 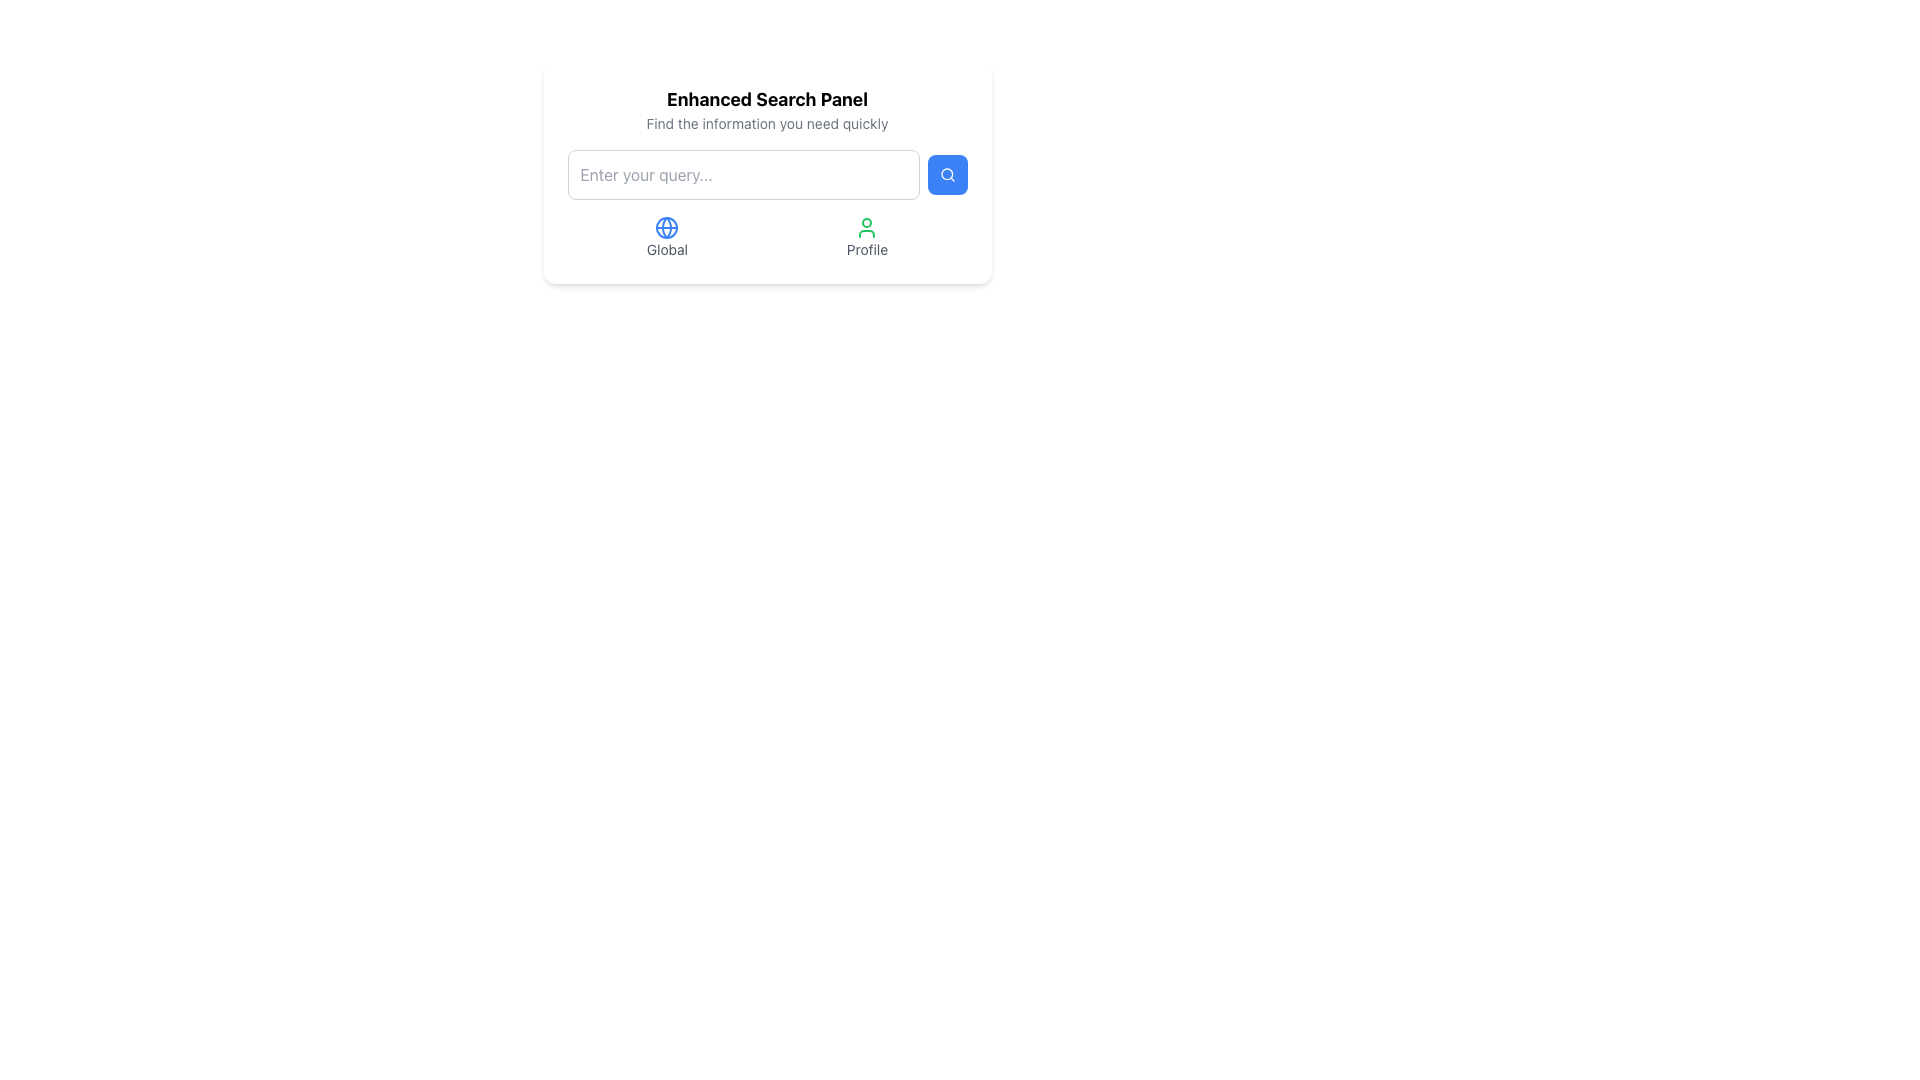 What do you see at coordinates (667, 226) in the screenshot?
I see `the globe icon representing 'Global' functionality located below the input search bar` at bounding box center [667, 226].